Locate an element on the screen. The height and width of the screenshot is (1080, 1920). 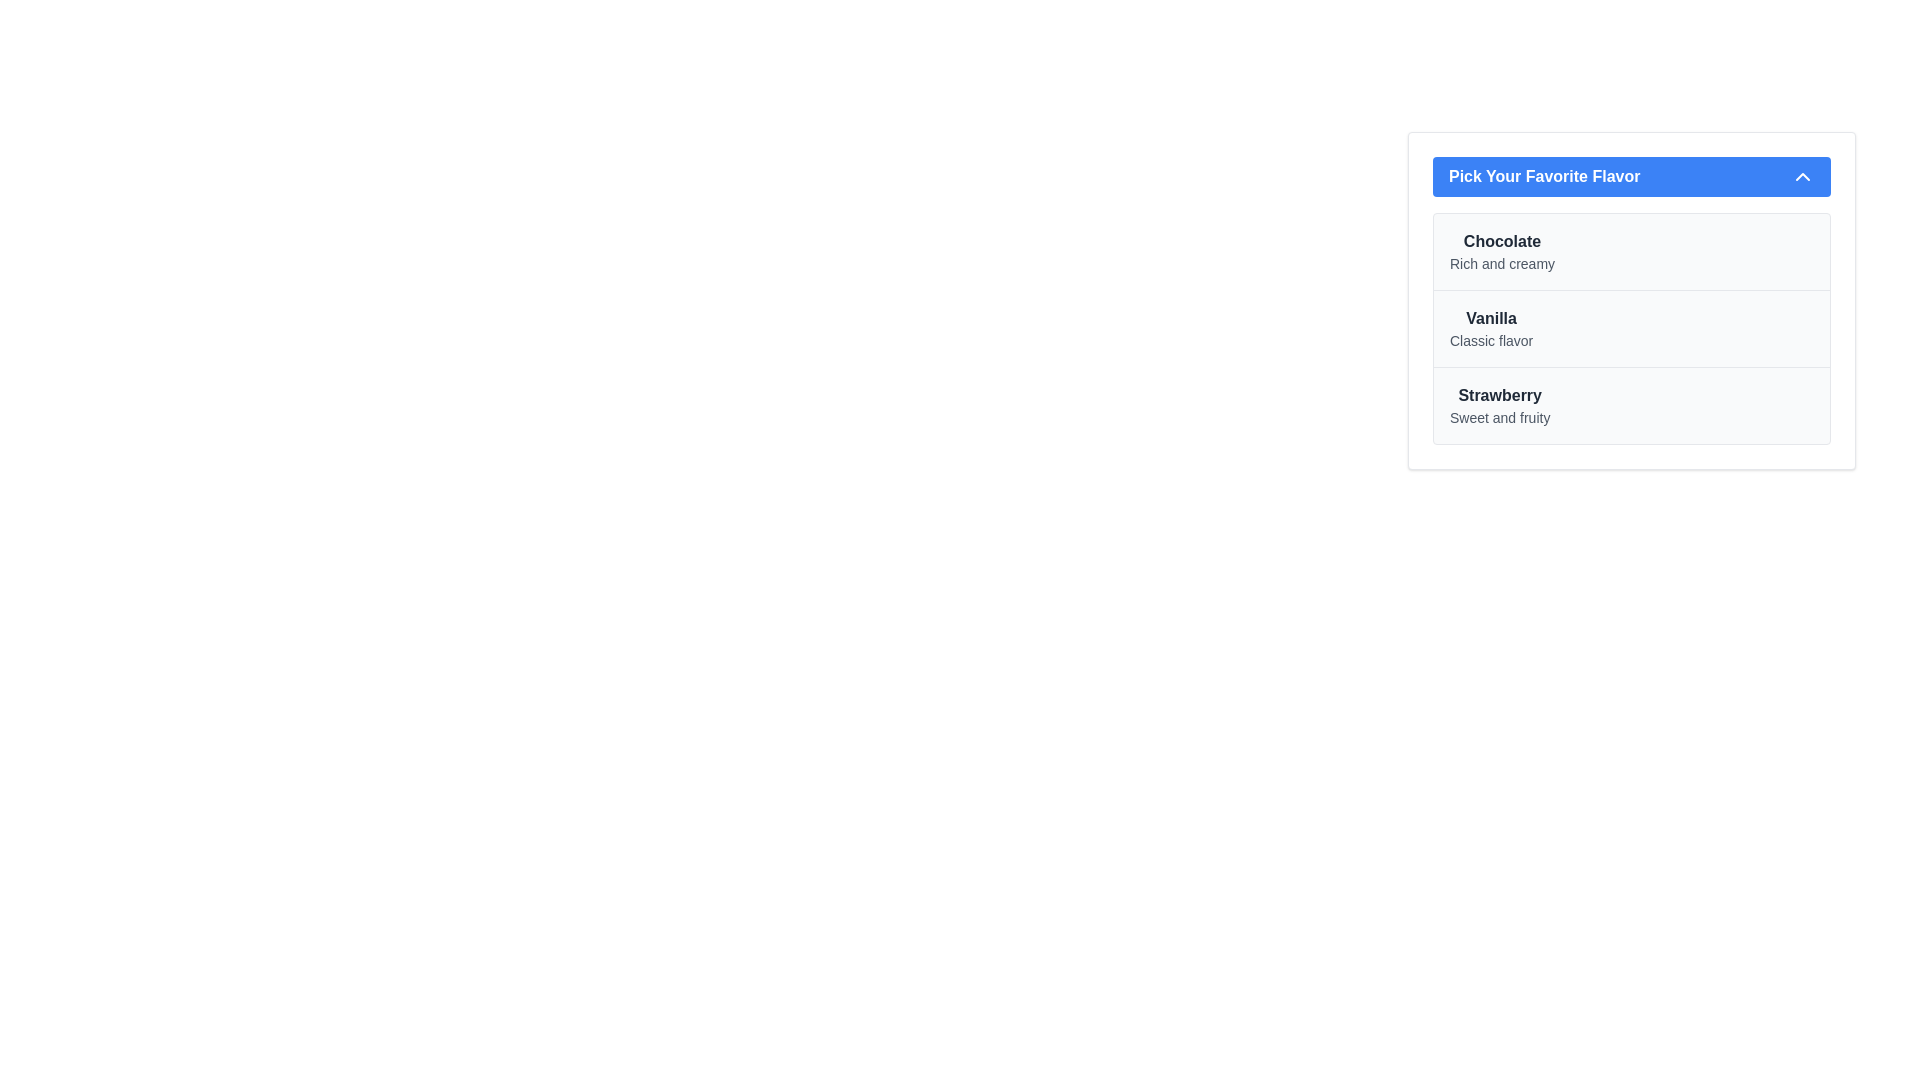
the text label displaying 'Classic flavor', which is styled in gray and positioned below the 'Vanilla' heading in the flavor options list is located at coordinates (1491, 339).